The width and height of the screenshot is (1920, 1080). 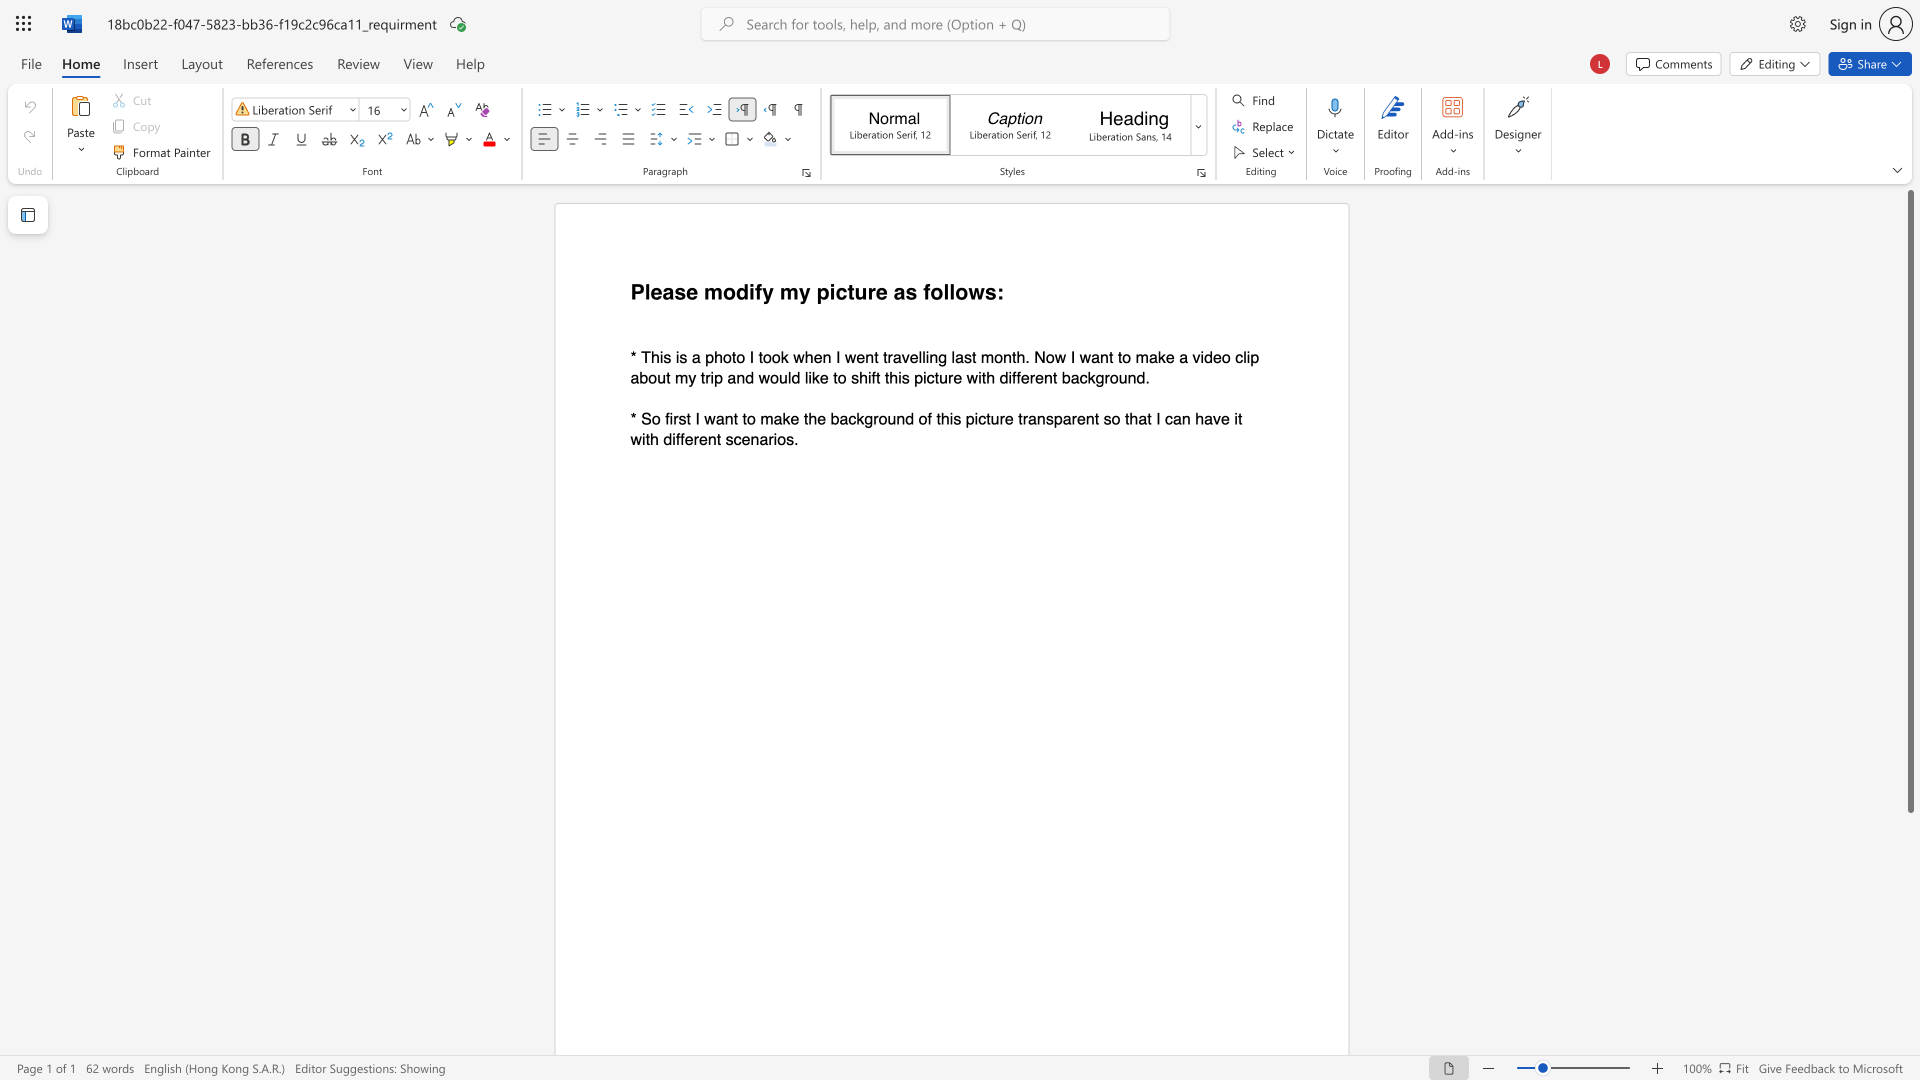 I want to click on the subset text "sparent so that I" within the text "* So first I want to make the background of this picture transparent so that I can have it with different scenarios.", so click(x=1044, y=417).